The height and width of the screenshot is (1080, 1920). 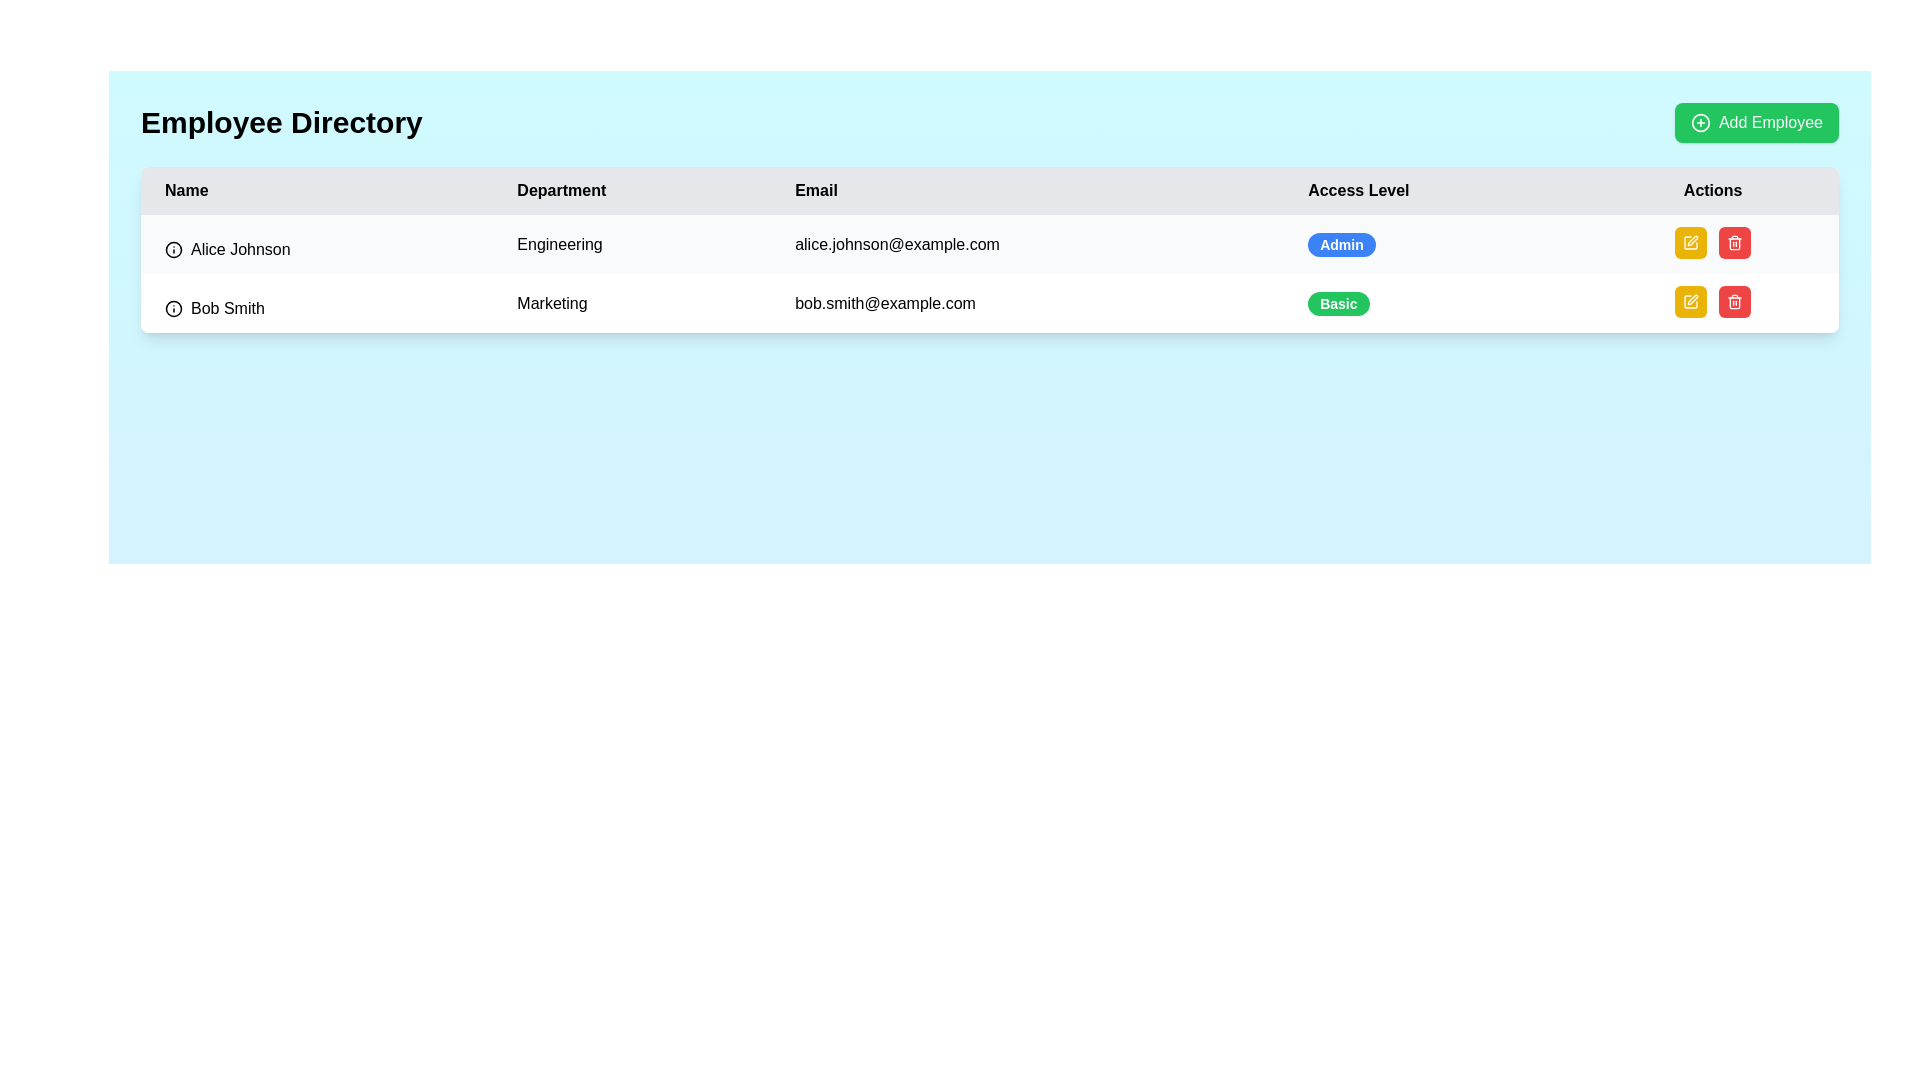 I want to click on the 'Admin' badge in the 'Access Level' column for the first row under 'Alice Johnson', so click(x=1341, y=243).